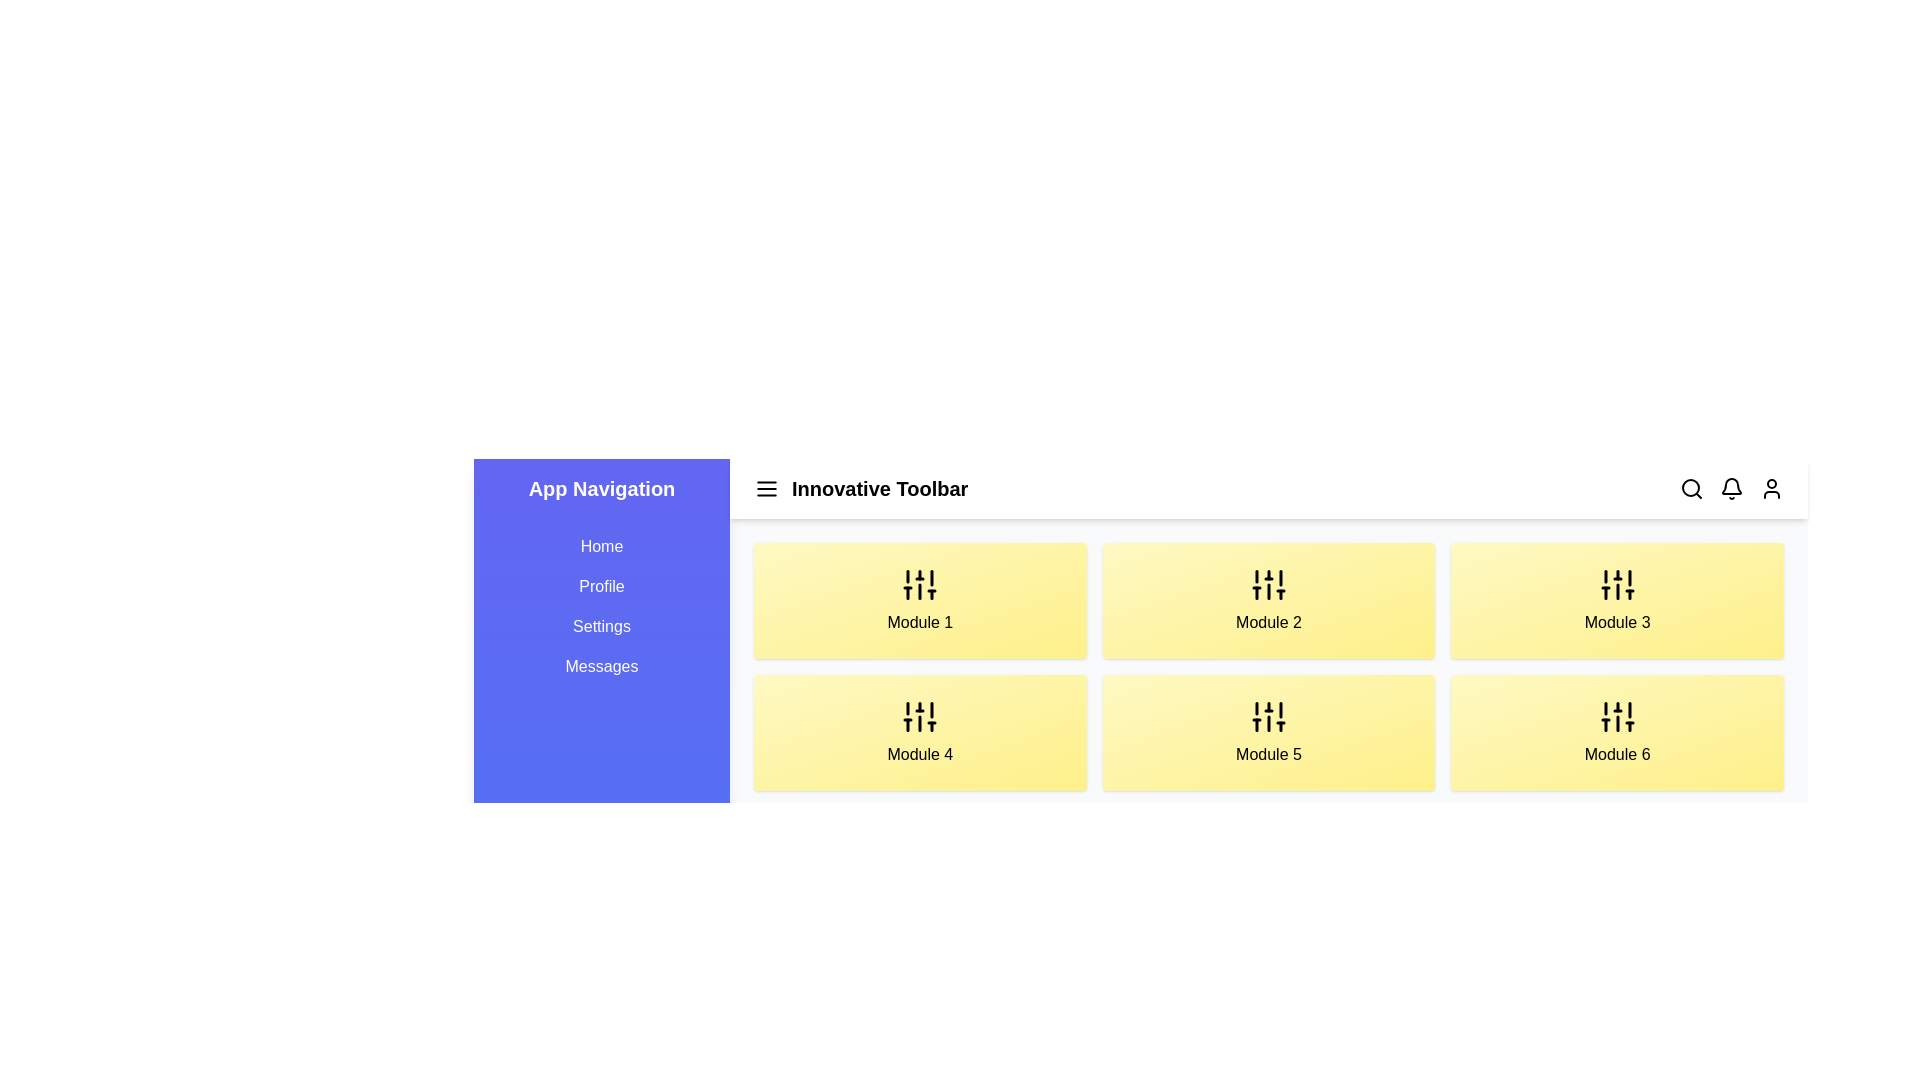  Describe the element at coordinates (766, 489) in the screenshot. I see `the menu icon to toggle the sidebar visibility` at that location.